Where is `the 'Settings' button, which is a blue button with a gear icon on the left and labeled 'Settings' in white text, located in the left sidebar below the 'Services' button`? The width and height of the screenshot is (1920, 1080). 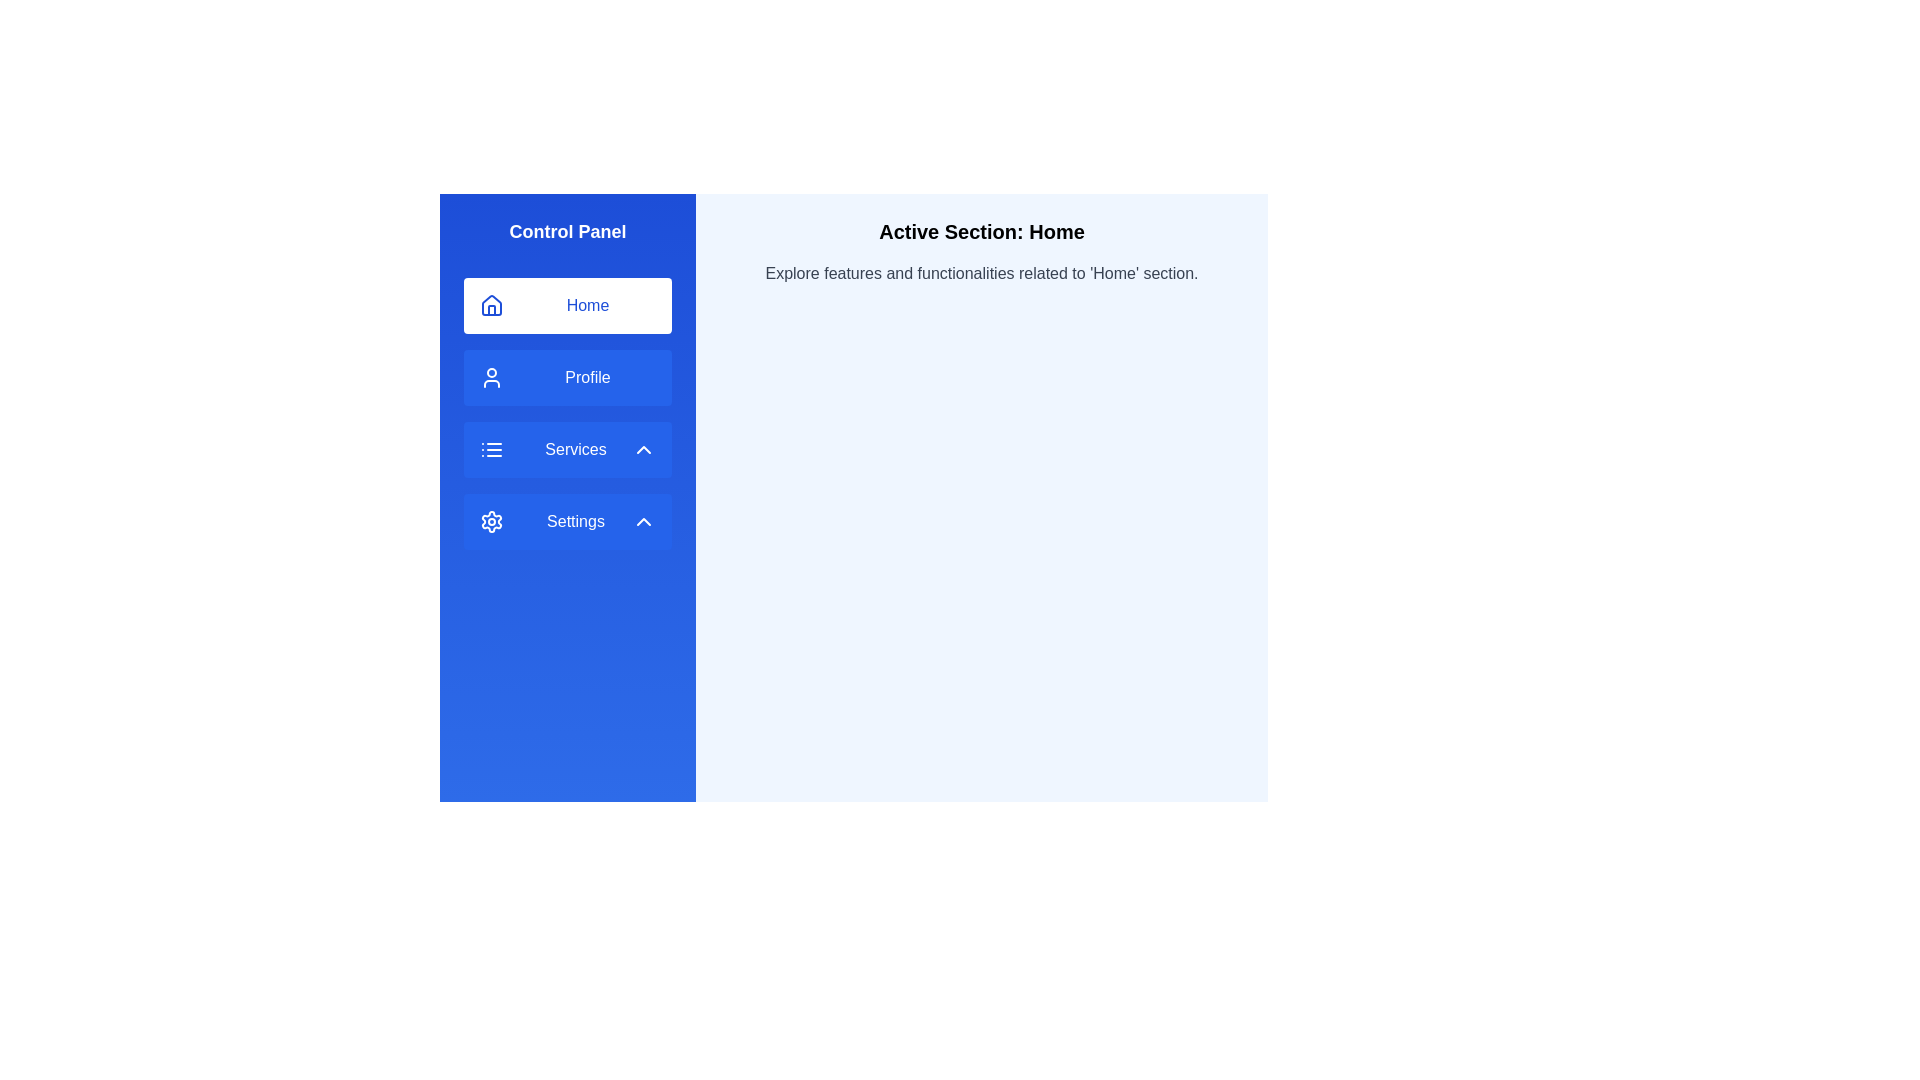 the 'Settings' button, which is a blue button with a gear icon on the left and labeled 'Settings' in white text, located in the left sidebar below the 'Services' button is located at coordinates (566, 520).